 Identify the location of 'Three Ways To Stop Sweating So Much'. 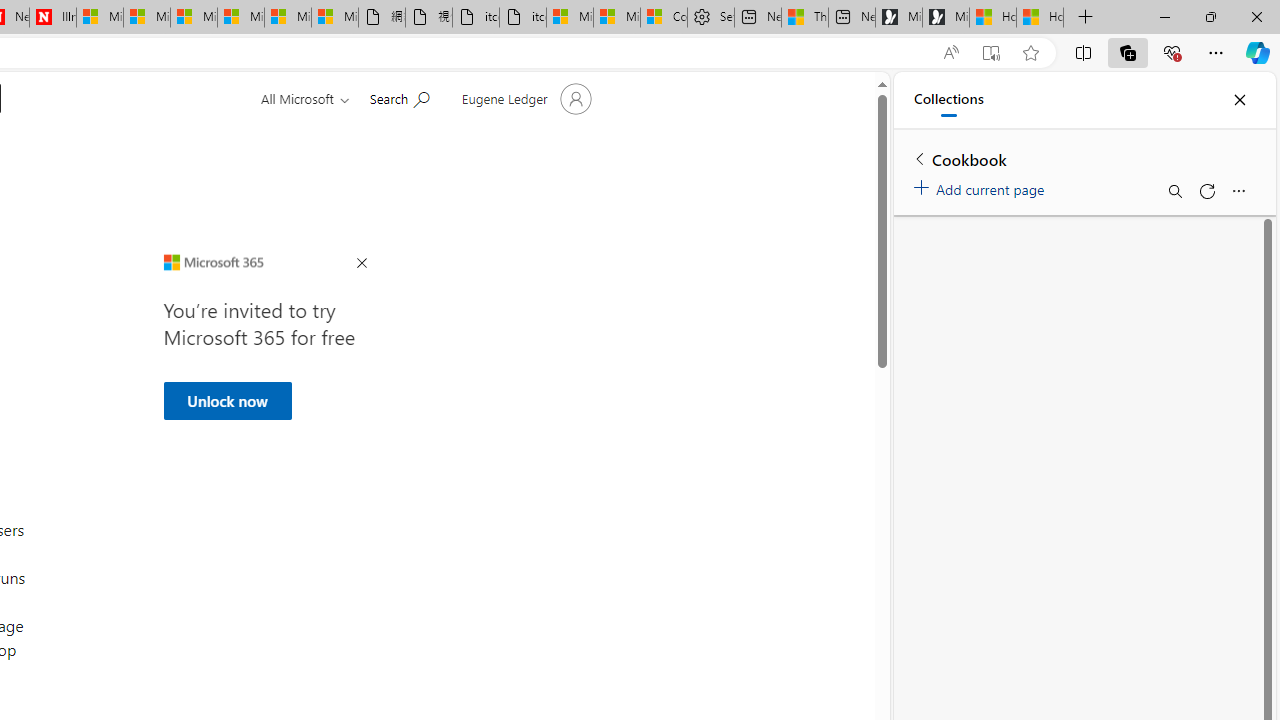
(805, 17).